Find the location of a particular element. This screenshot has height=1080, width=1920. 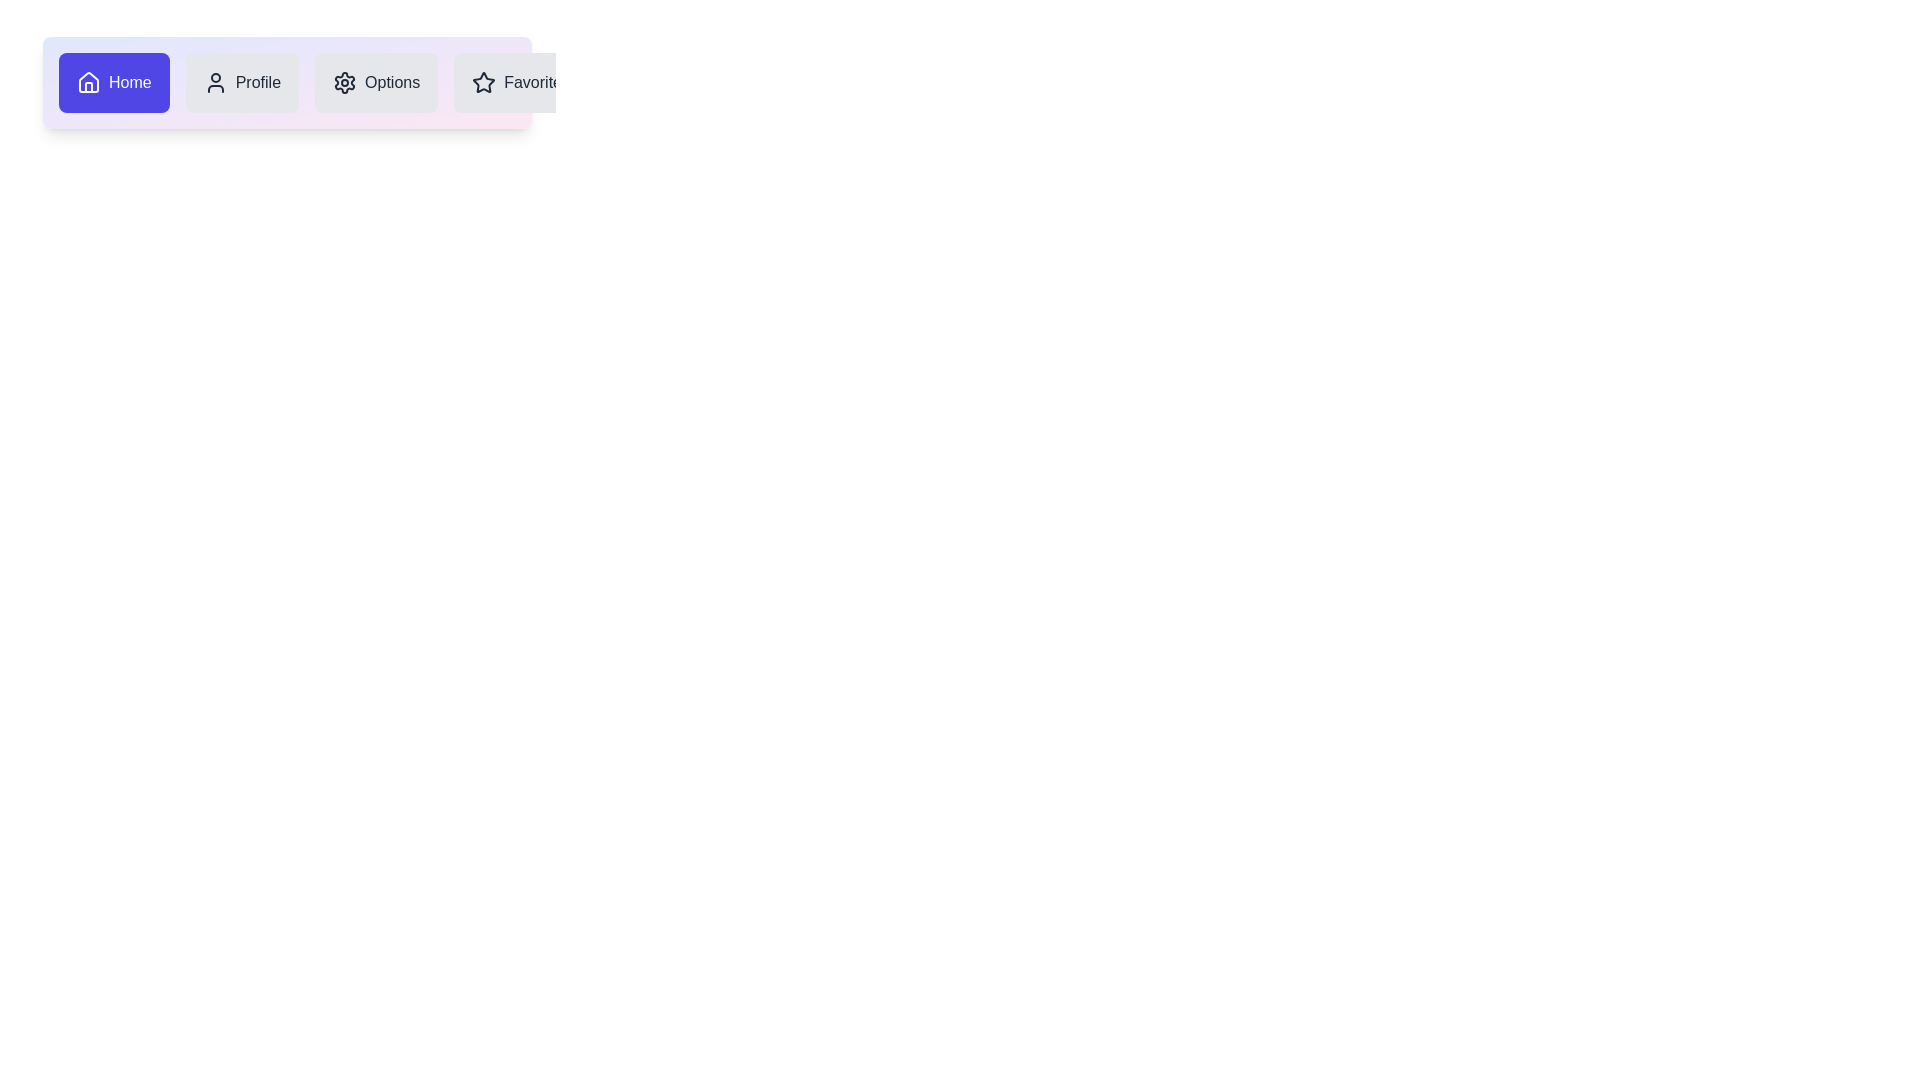

the Options icon in the navigation bar is located at coordinates (377, 82).